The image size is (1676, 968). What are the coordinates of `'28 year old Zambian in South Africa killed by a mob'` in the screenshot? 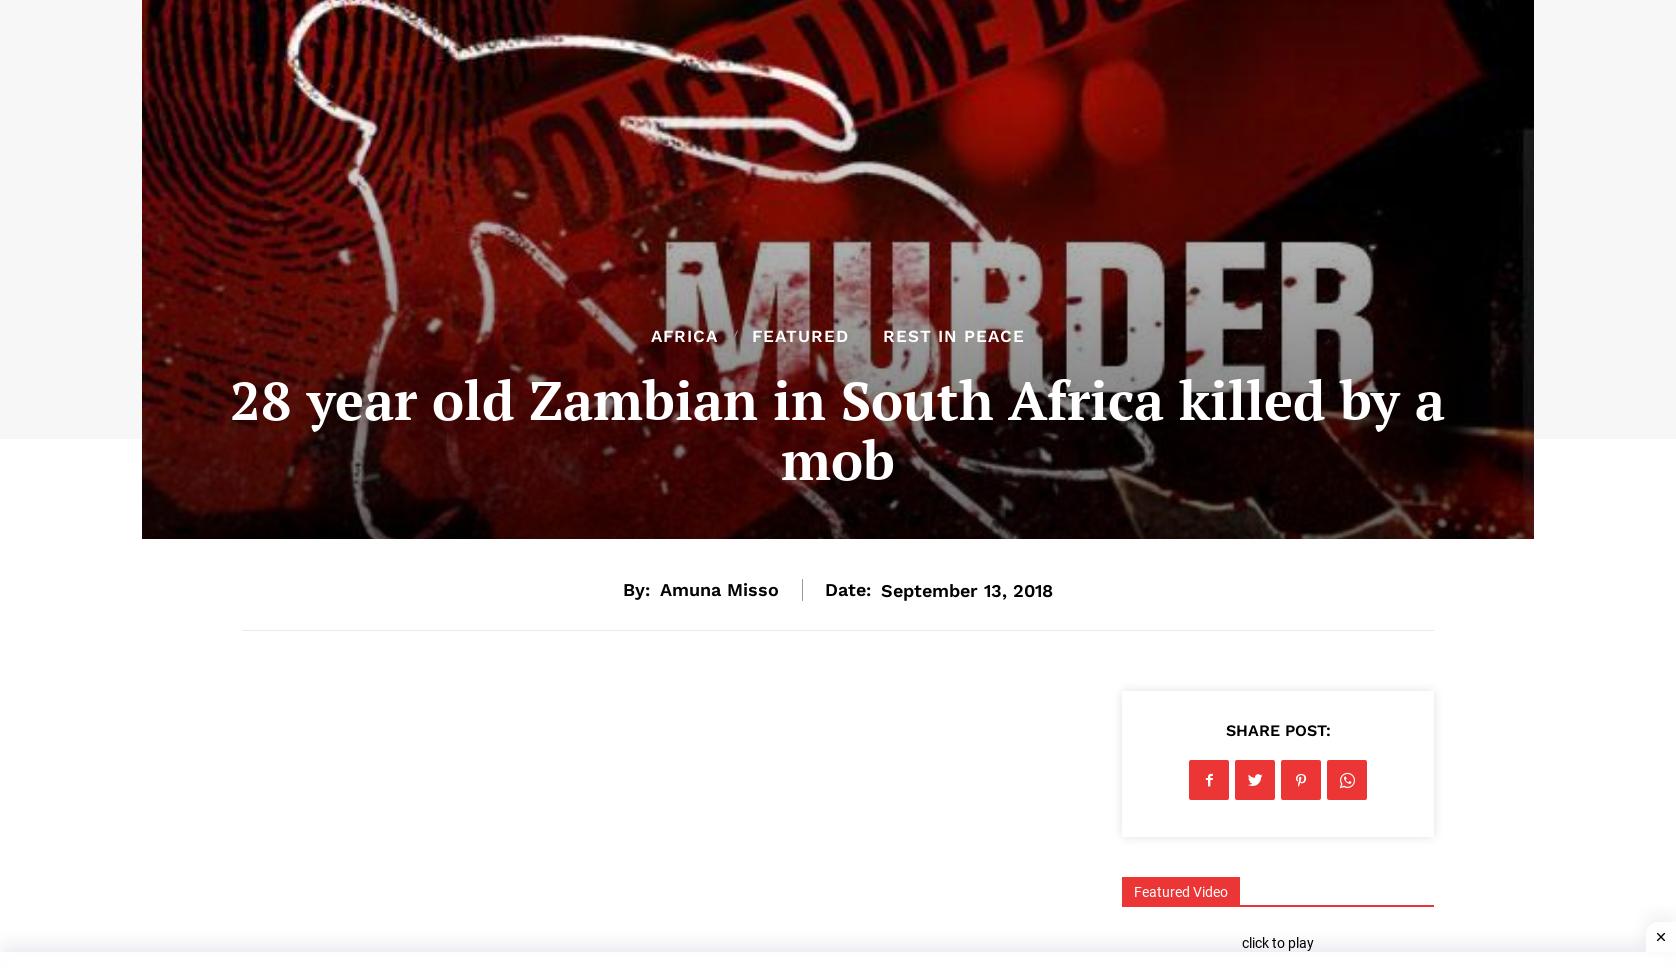 It's located at (228, 429).